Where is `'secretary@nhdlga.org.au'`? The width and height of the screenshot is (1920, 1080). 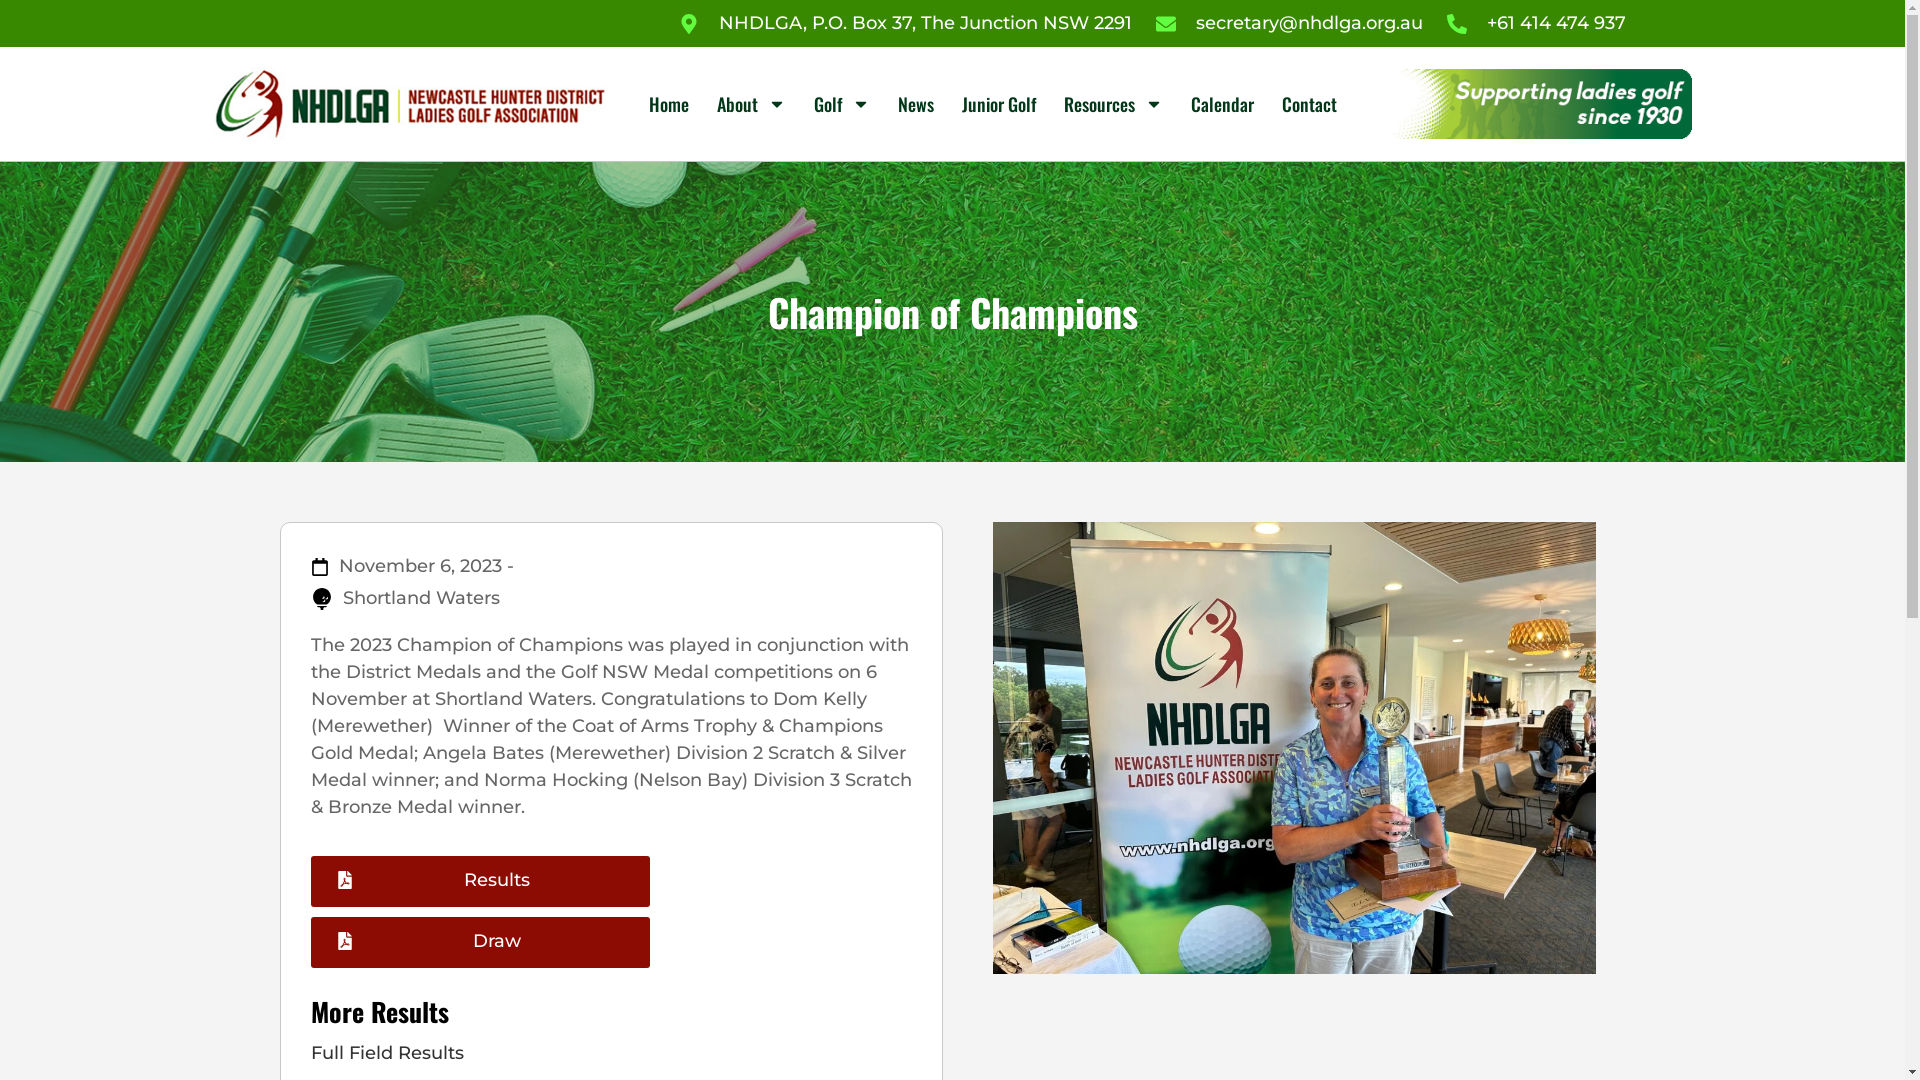 'secretary@nhdlga.org.au' is located at coordinates (1289, 23).